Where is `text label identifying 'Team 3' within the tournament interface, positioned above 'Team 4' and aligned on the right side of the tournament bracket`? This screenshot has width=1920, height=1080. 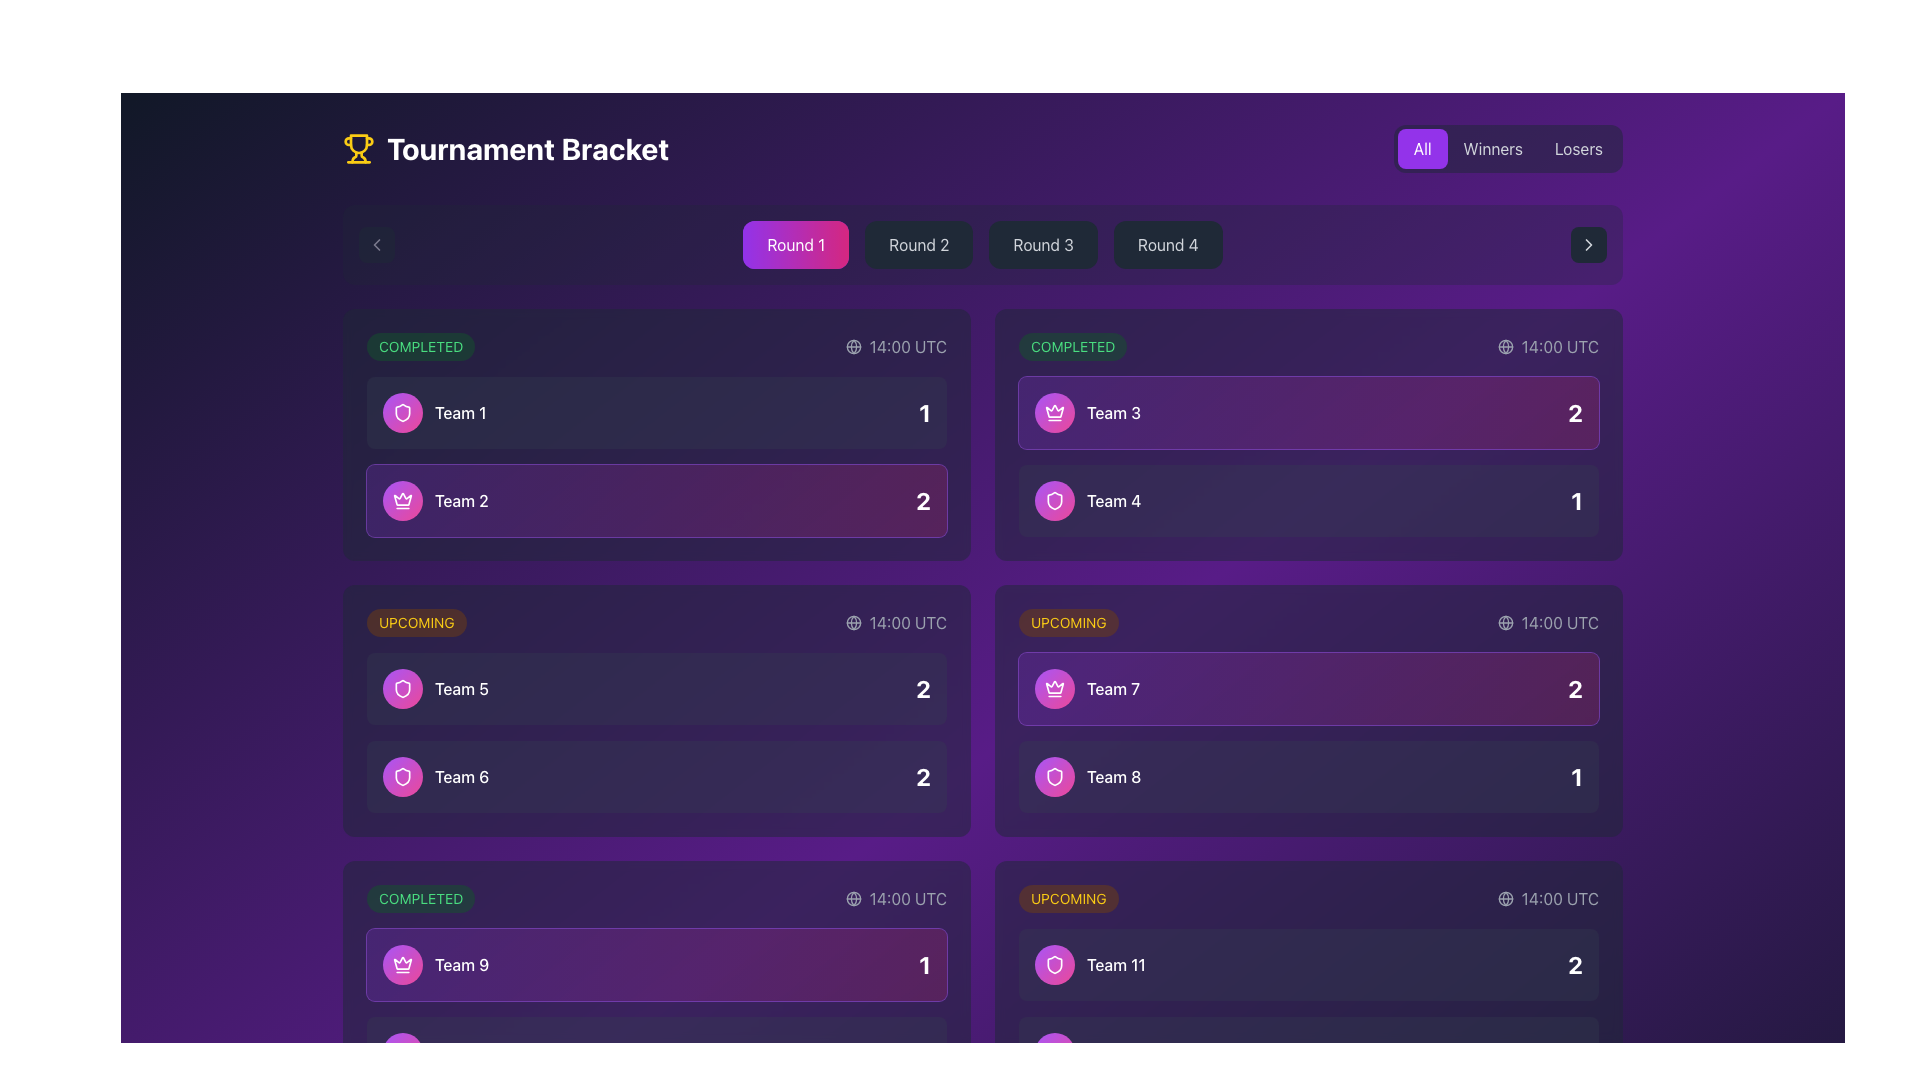
text label identifying 'Team 3' within the tournament interface, positioned above 'Team 4' and aligned on the right side of the tournament bracket is located at coordinates (1112, 411).